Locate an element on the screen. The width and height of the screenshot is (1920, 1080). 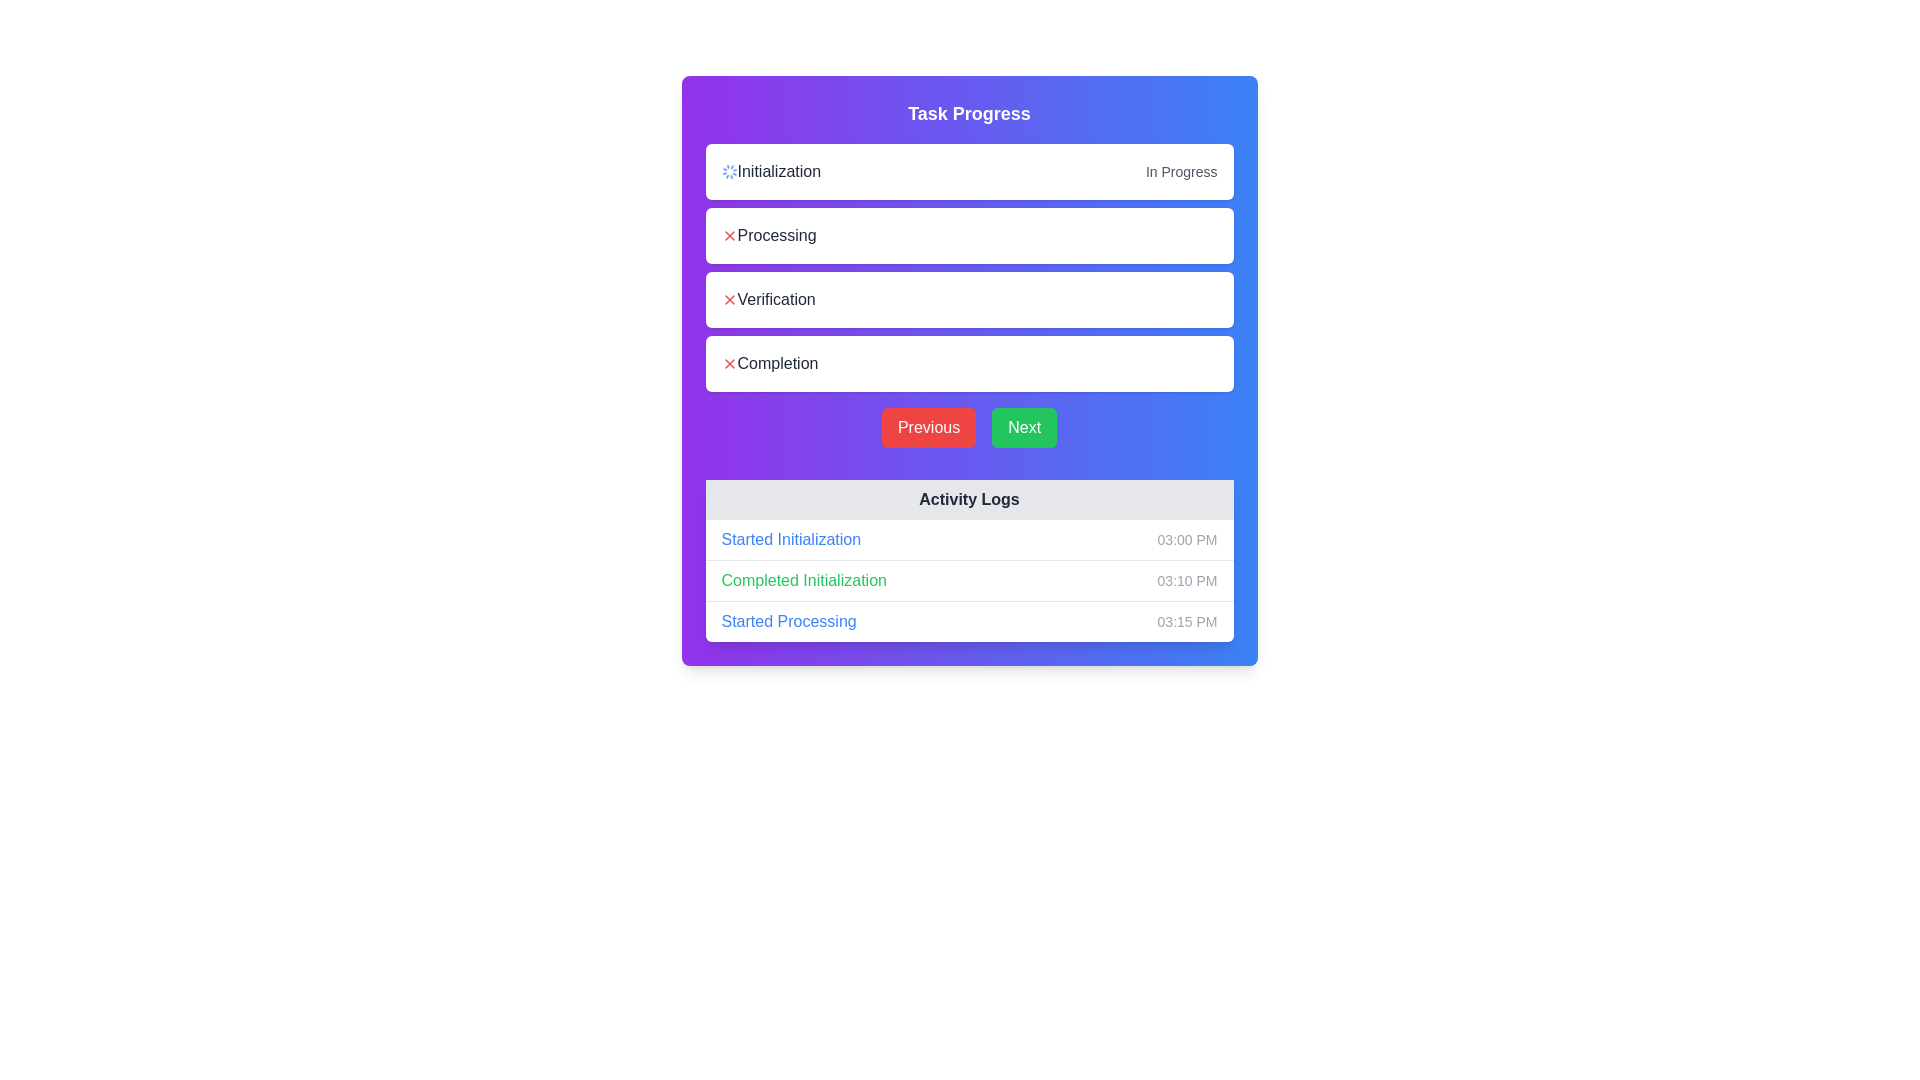
the text element that indicates the current status of the task step, located to the far right of the 'Initialization' label in the task progress section is located at coordinates (1181, 171).